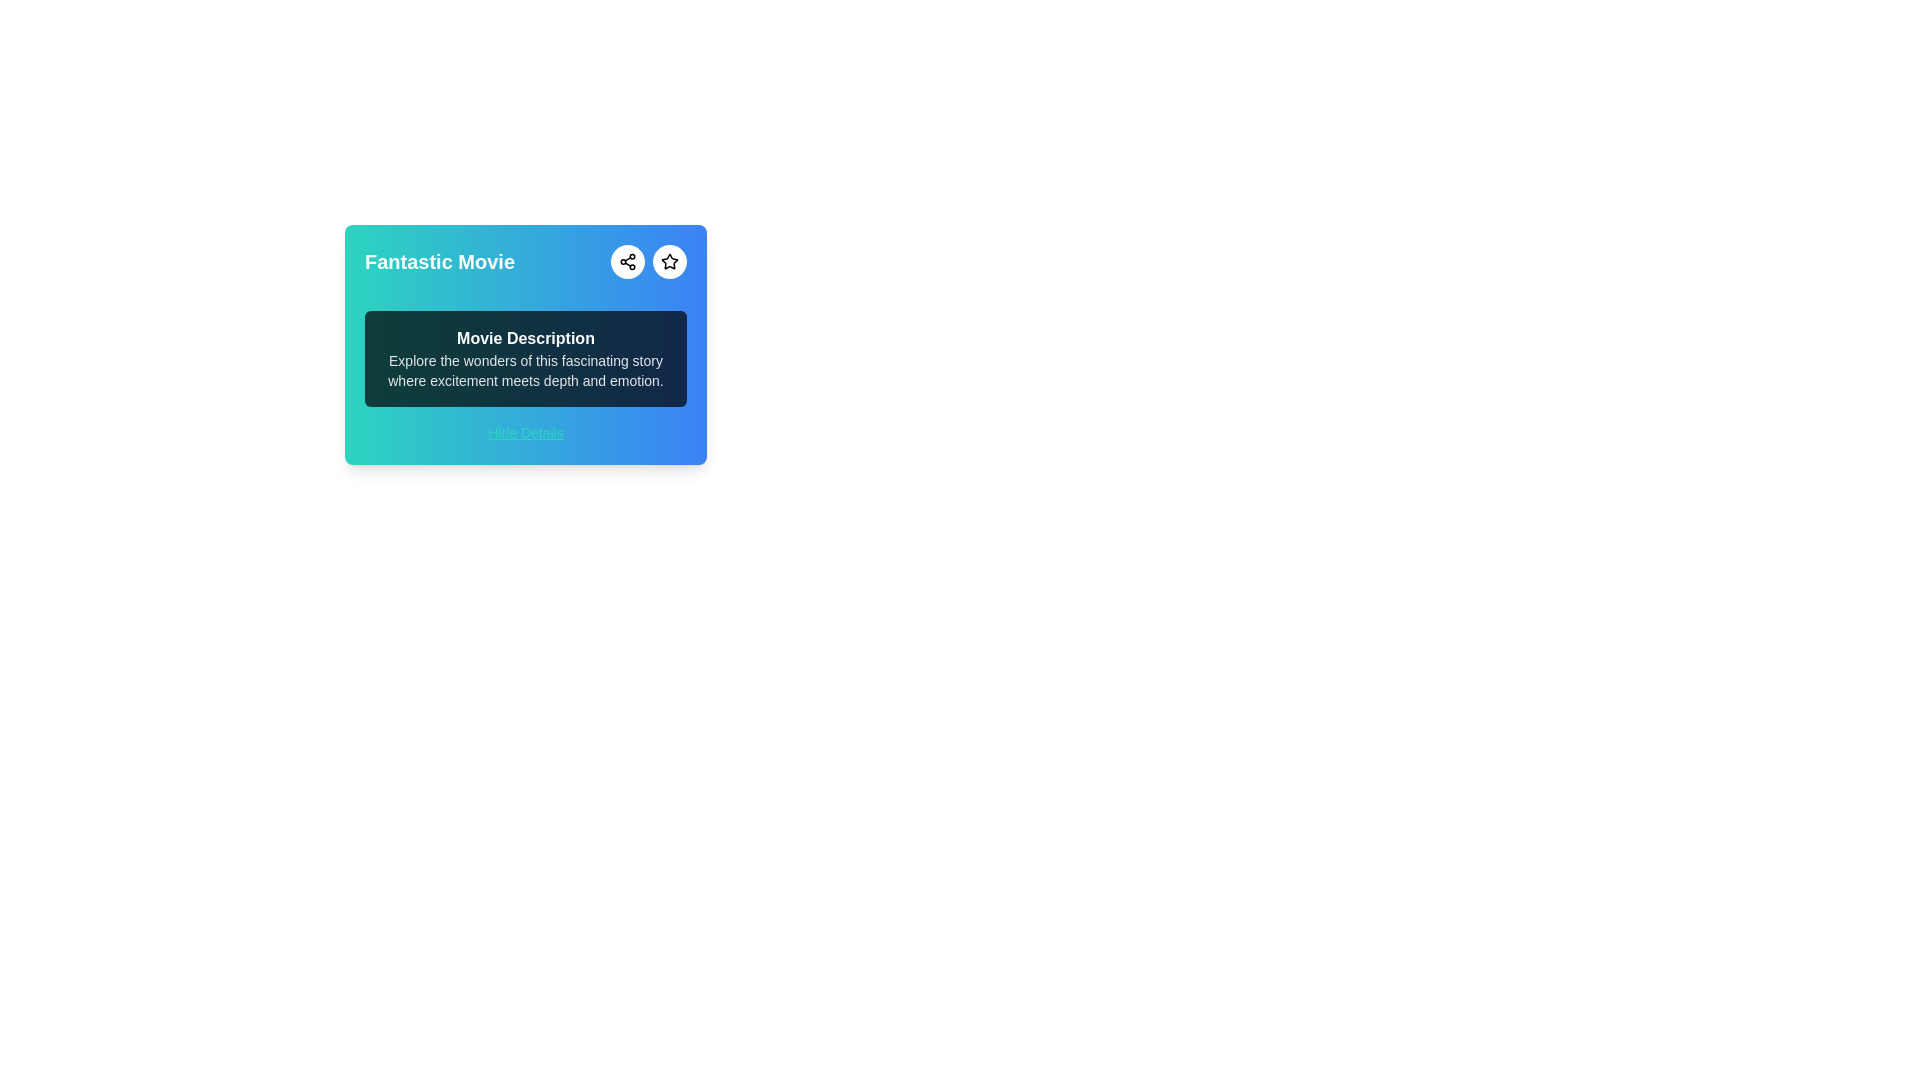 The image size is (1920, 1080). I want to click on the favorite button located in the top-right corner of the interactive card to trigger the hover effect, so click(670, 261).